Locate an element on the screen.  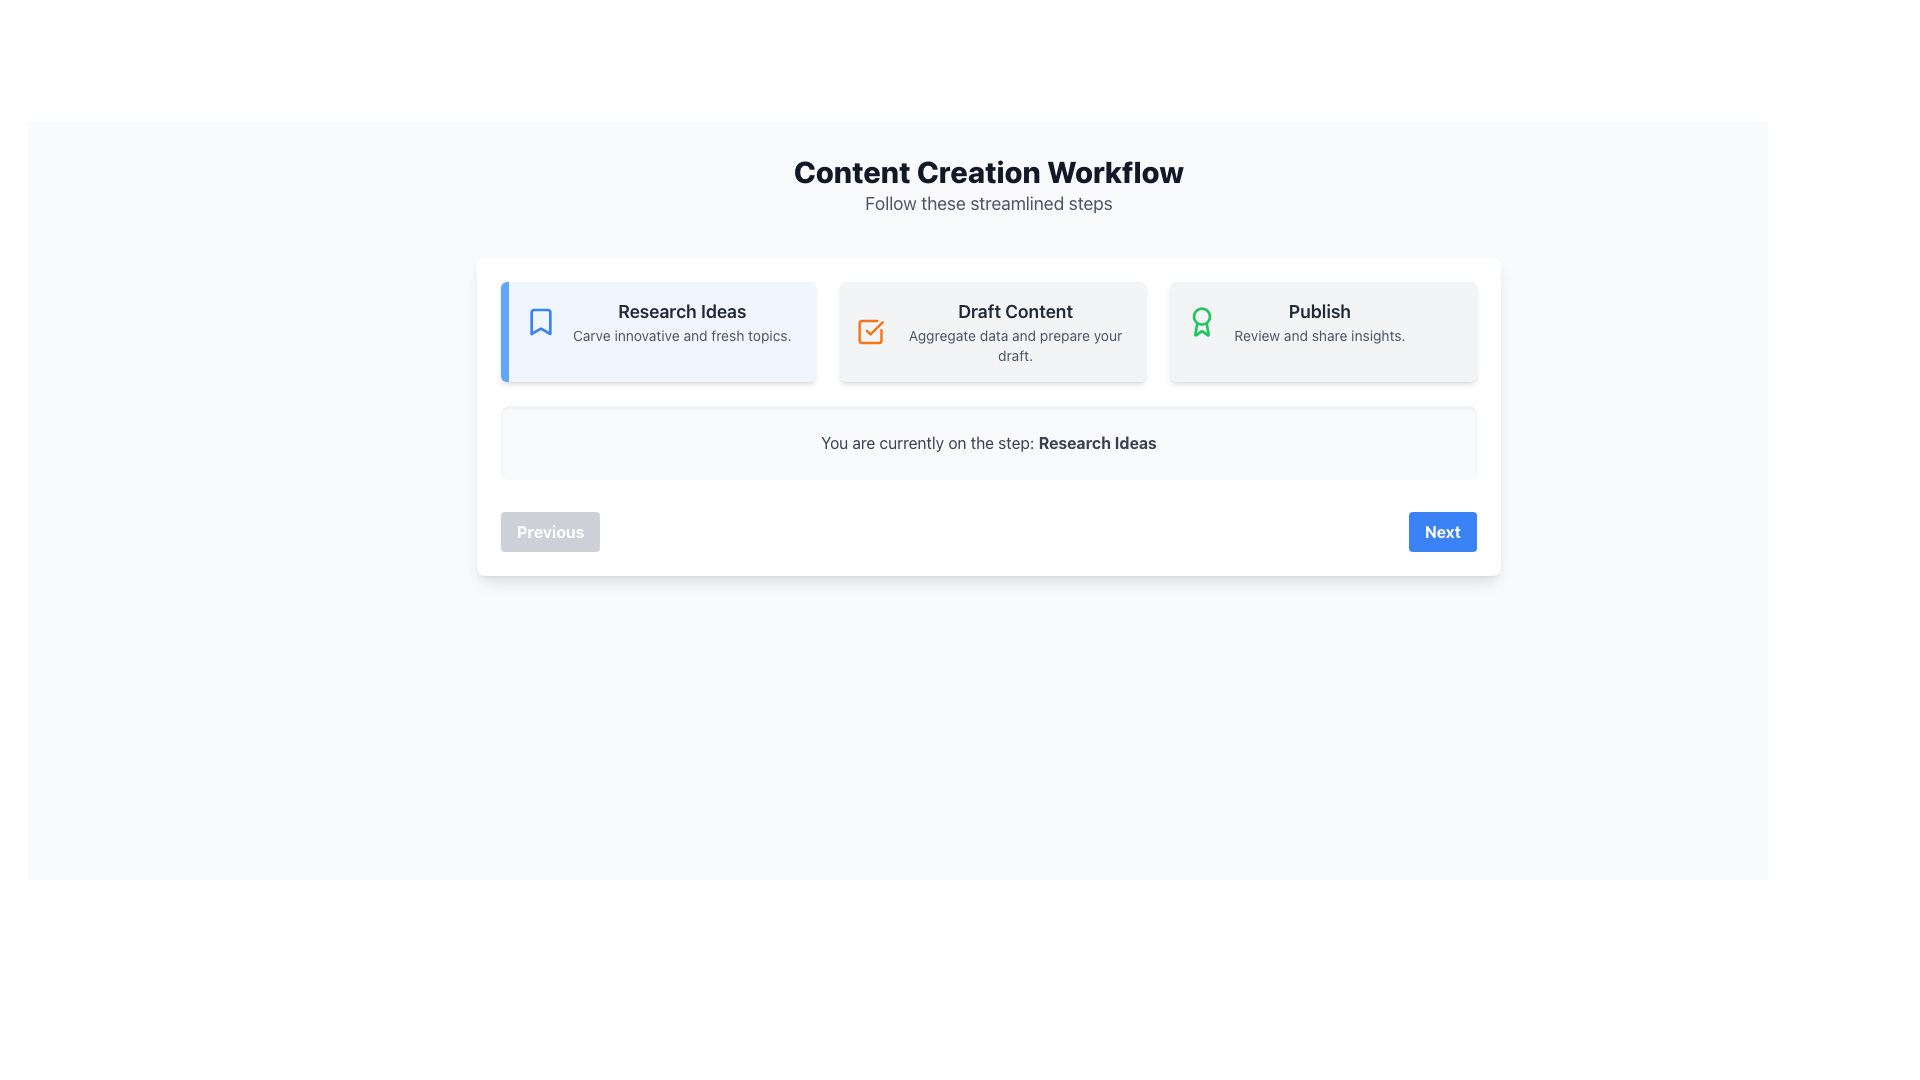
the green award medal icon located in the 'Publish' section, to the left of the 'Publish' title and 'Review and share insights.' subtitle is located at coordinates (1201, 320).